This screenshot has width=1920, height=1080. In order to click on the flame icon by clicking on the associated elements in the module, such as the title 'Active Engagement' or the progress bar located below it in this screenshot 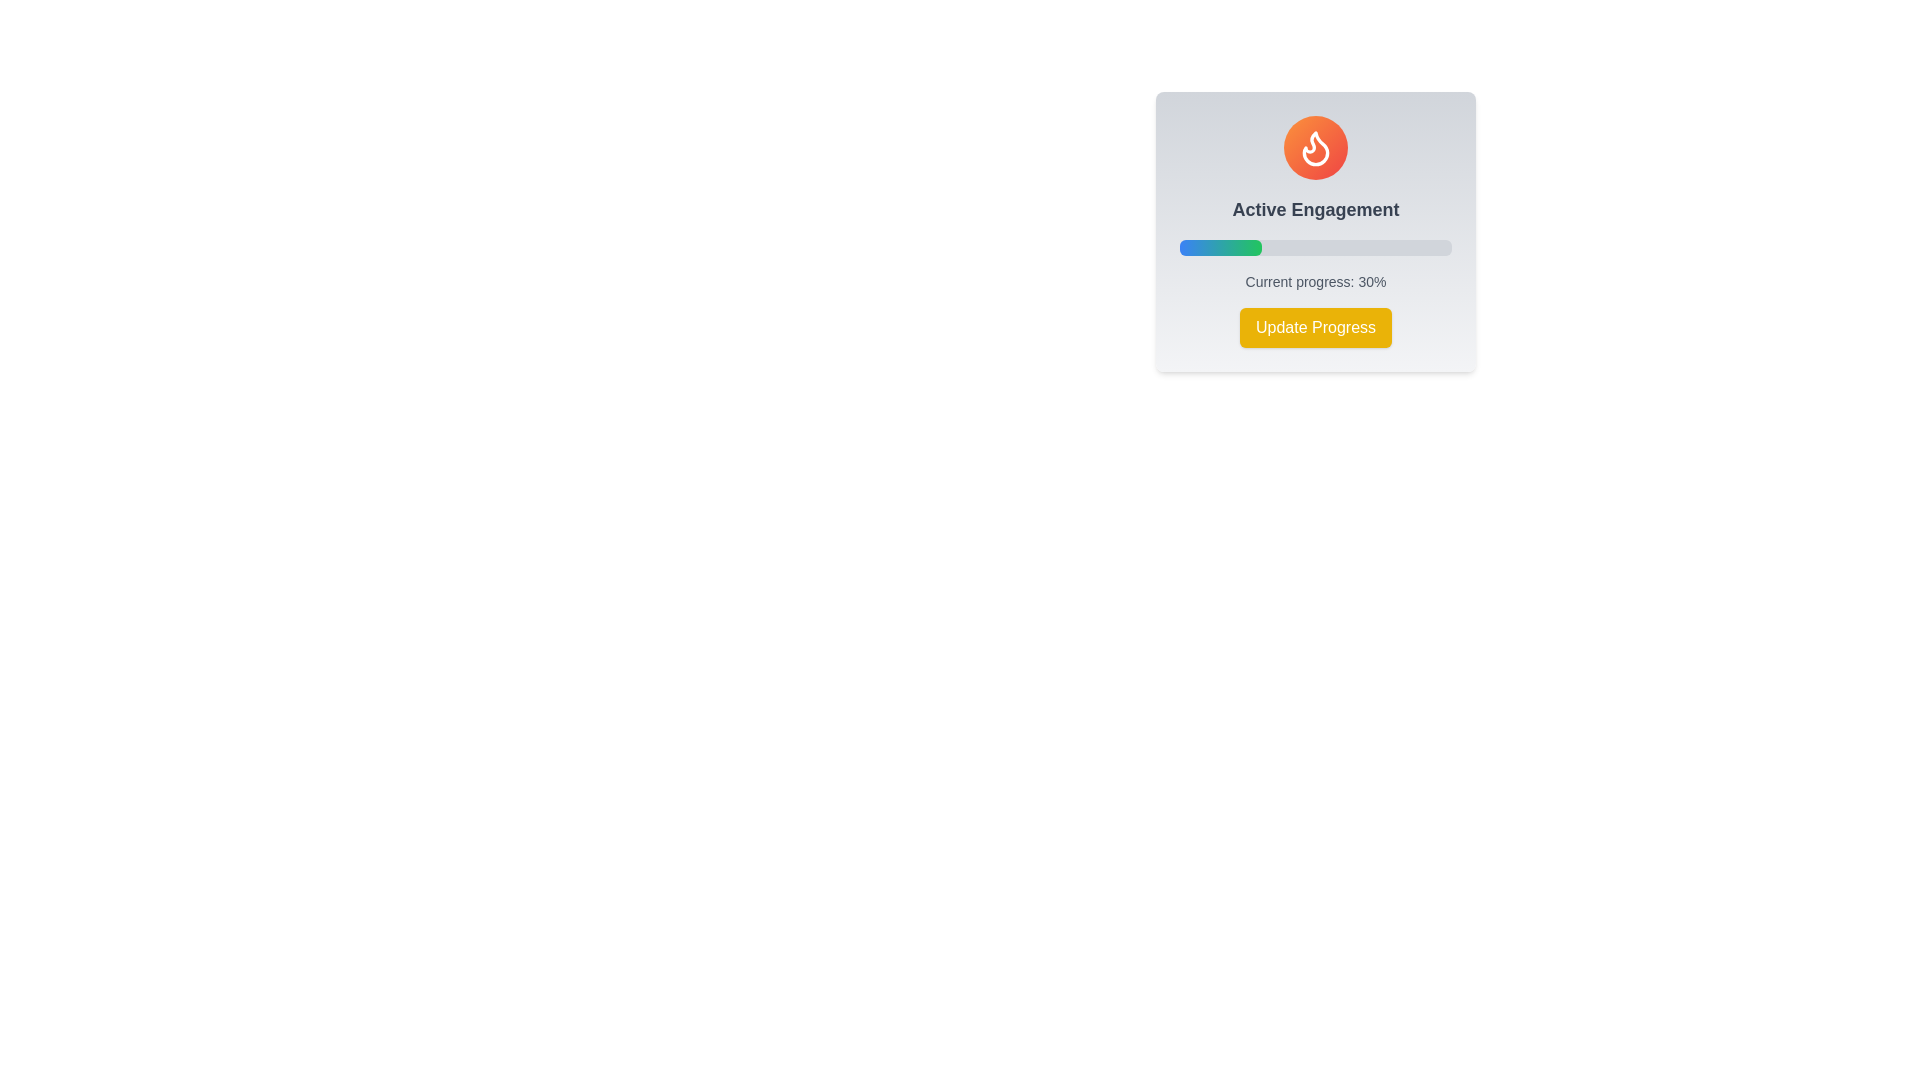, I will do `click(1315, 146)`.